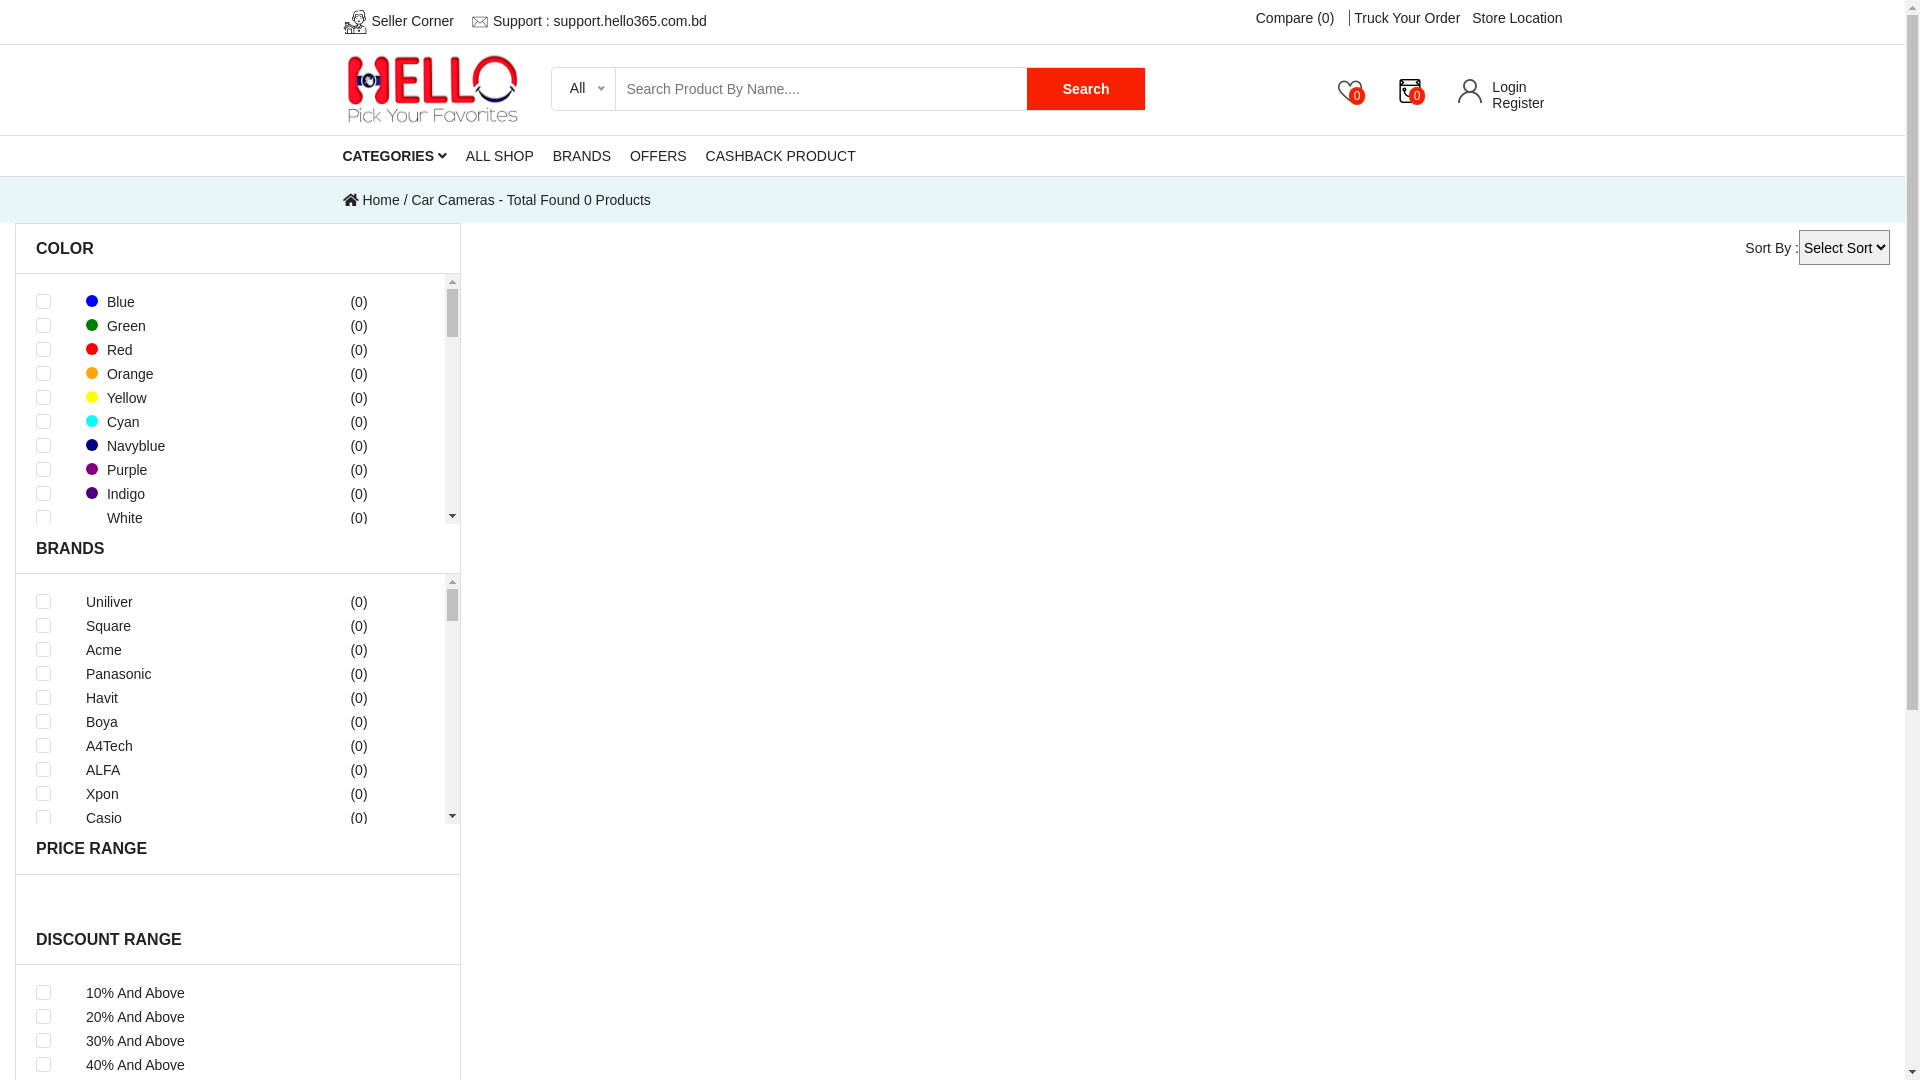 Image resolution: width=1920 pixels, height=1080 pixels. What do you see at coordinates (56, 992) in the screenshot?
I see `'10% And Above'` at bounding box center [56, 992].